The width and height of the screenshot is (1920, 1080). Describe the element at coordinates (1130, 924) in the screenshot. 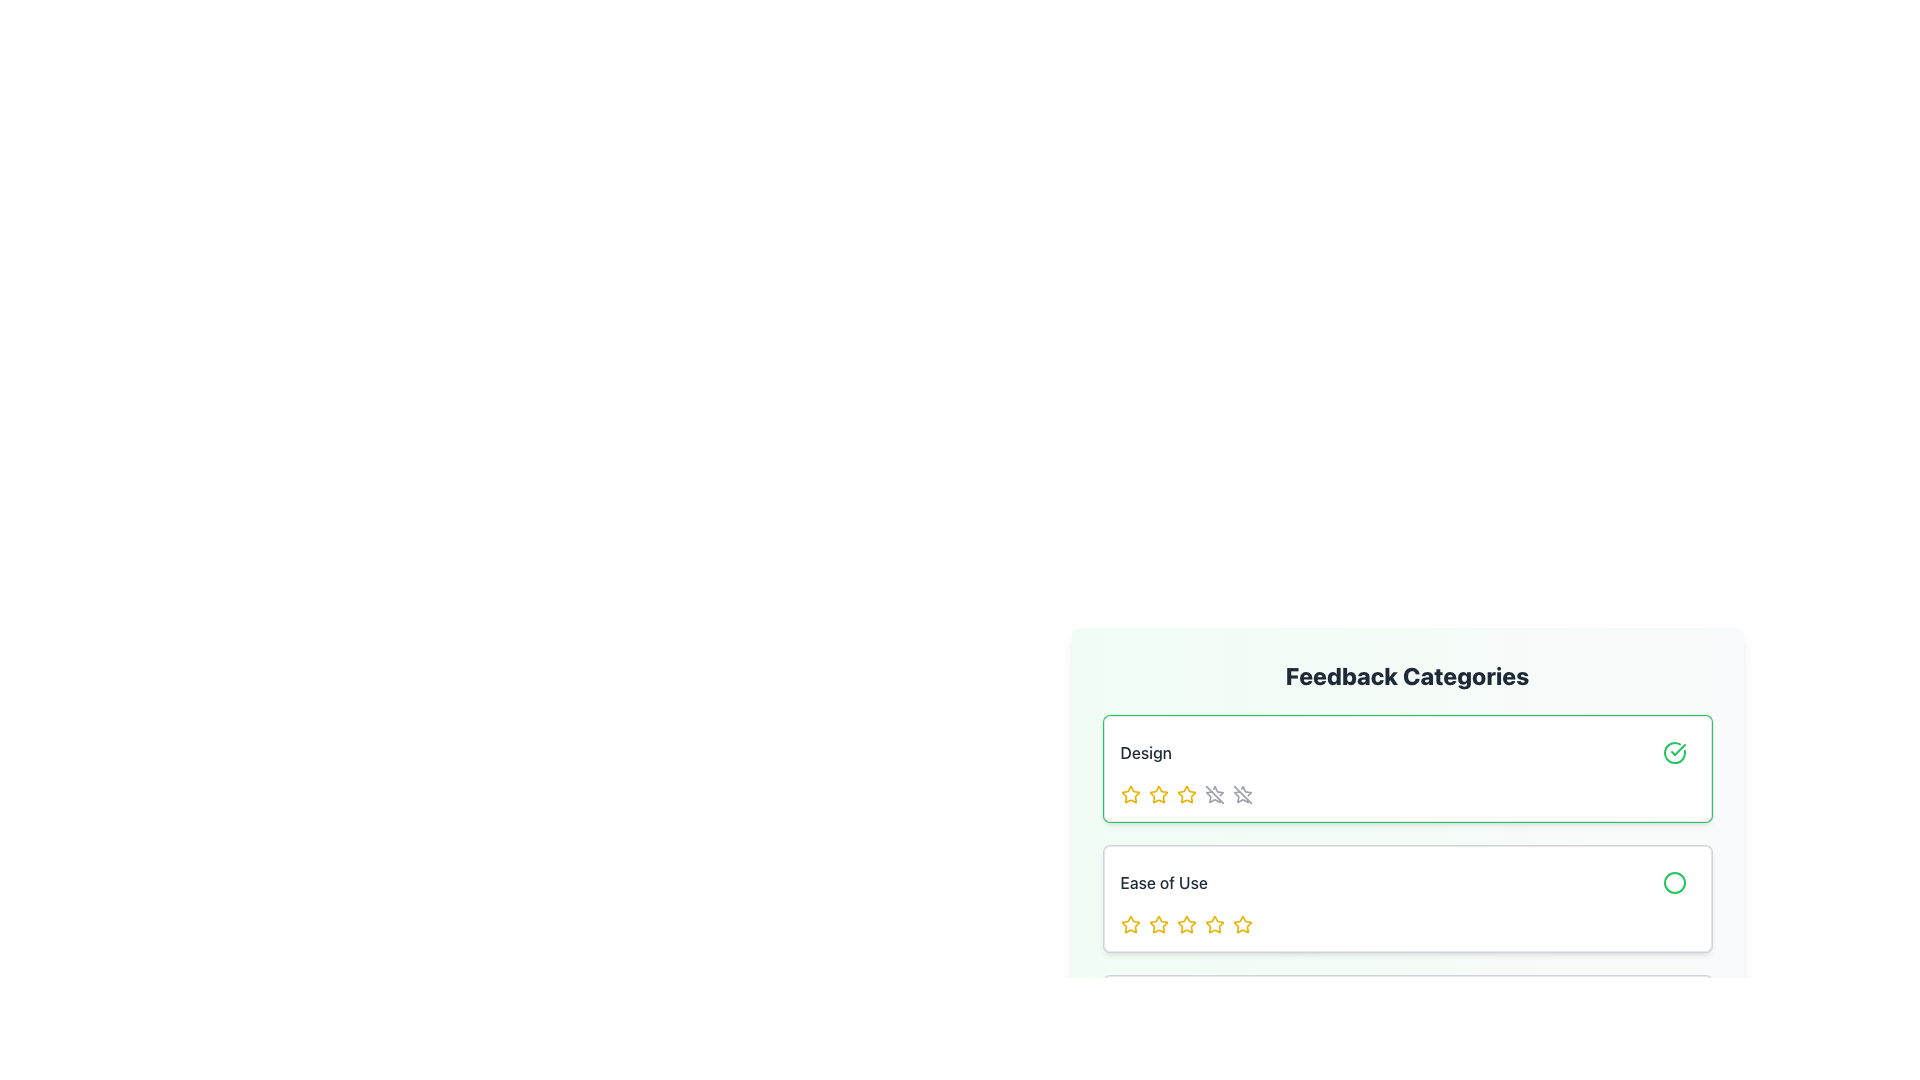

I see `the first yellow star icon in the rating system under the 'Ease of Use' section` at that location.